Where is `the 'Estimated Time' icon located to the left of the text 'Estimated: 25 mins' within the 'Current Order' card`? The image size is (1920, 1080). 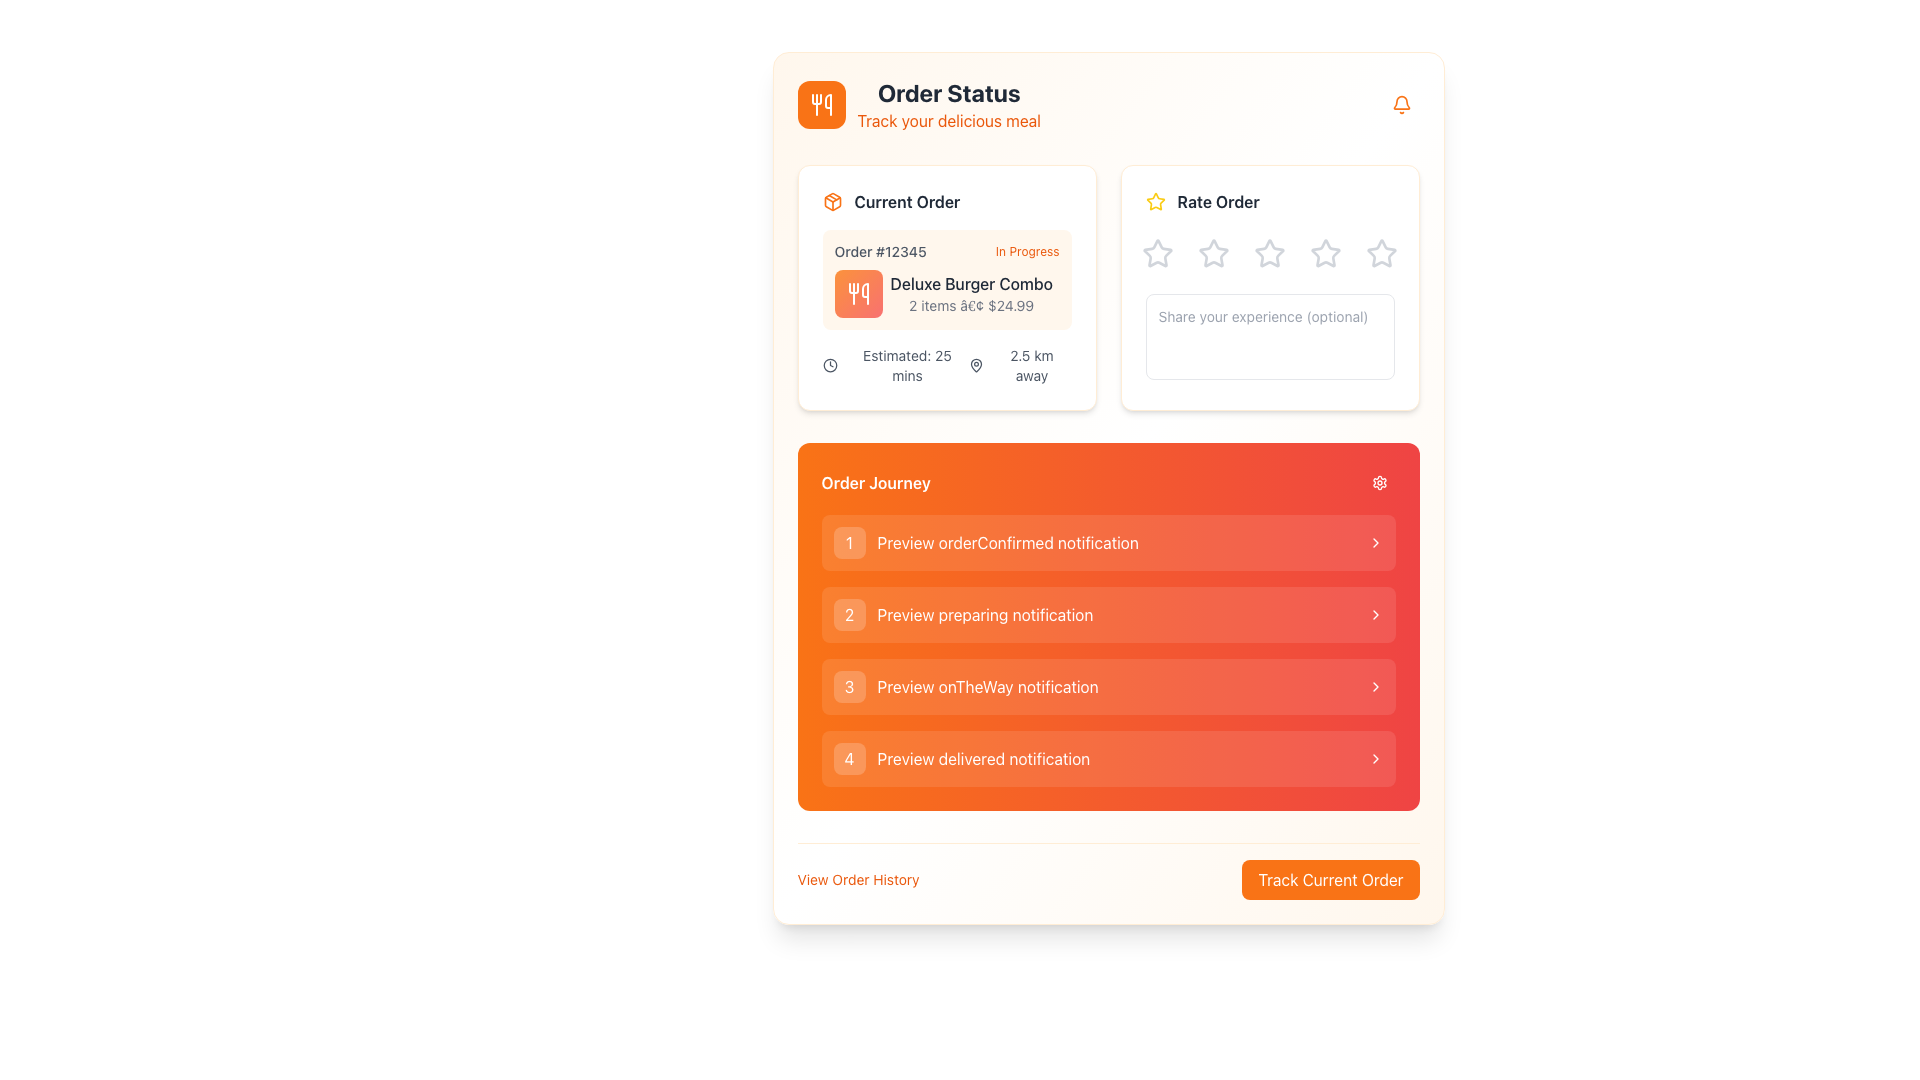
the 'Estimated Time' icon located to the left of the text 'Estimated: 25 mins' within the 'Current Order' card is located at coordinates (830, 366).